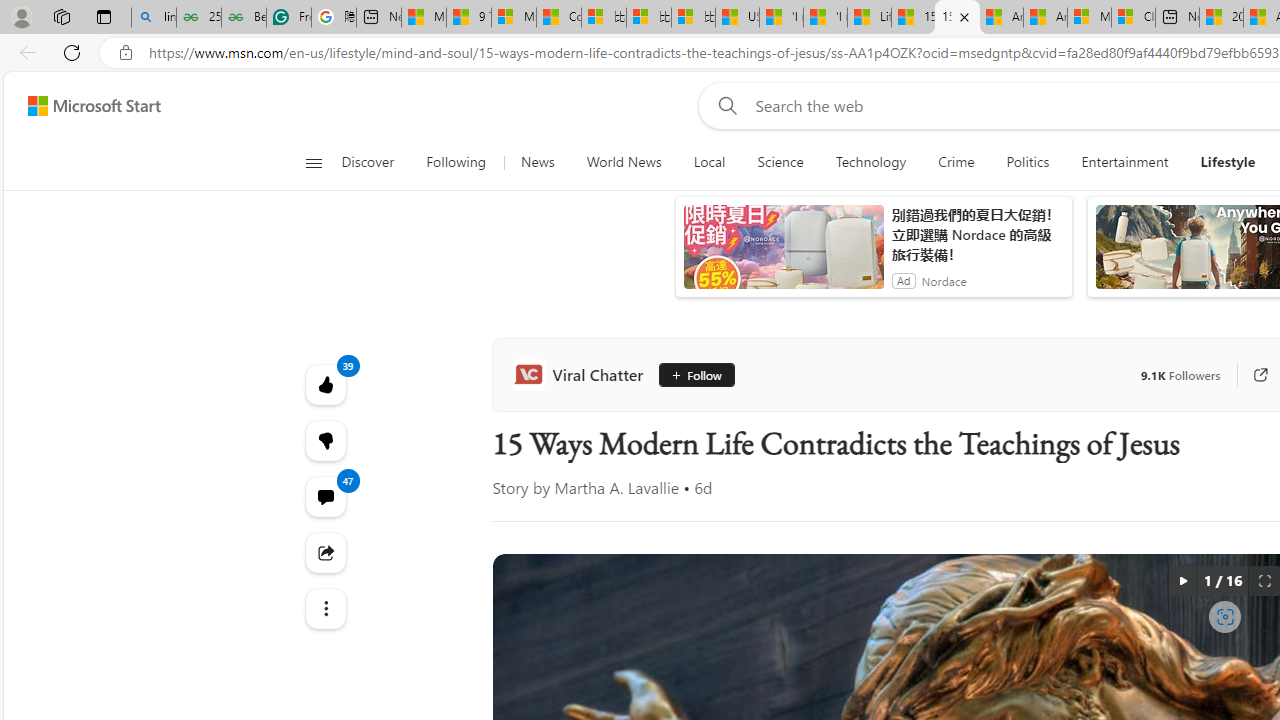 This screenshot has height=720, width=1280. Describe the element at coordinates (325, 384) in the screenshot. I see `'39 Like'` at that location.